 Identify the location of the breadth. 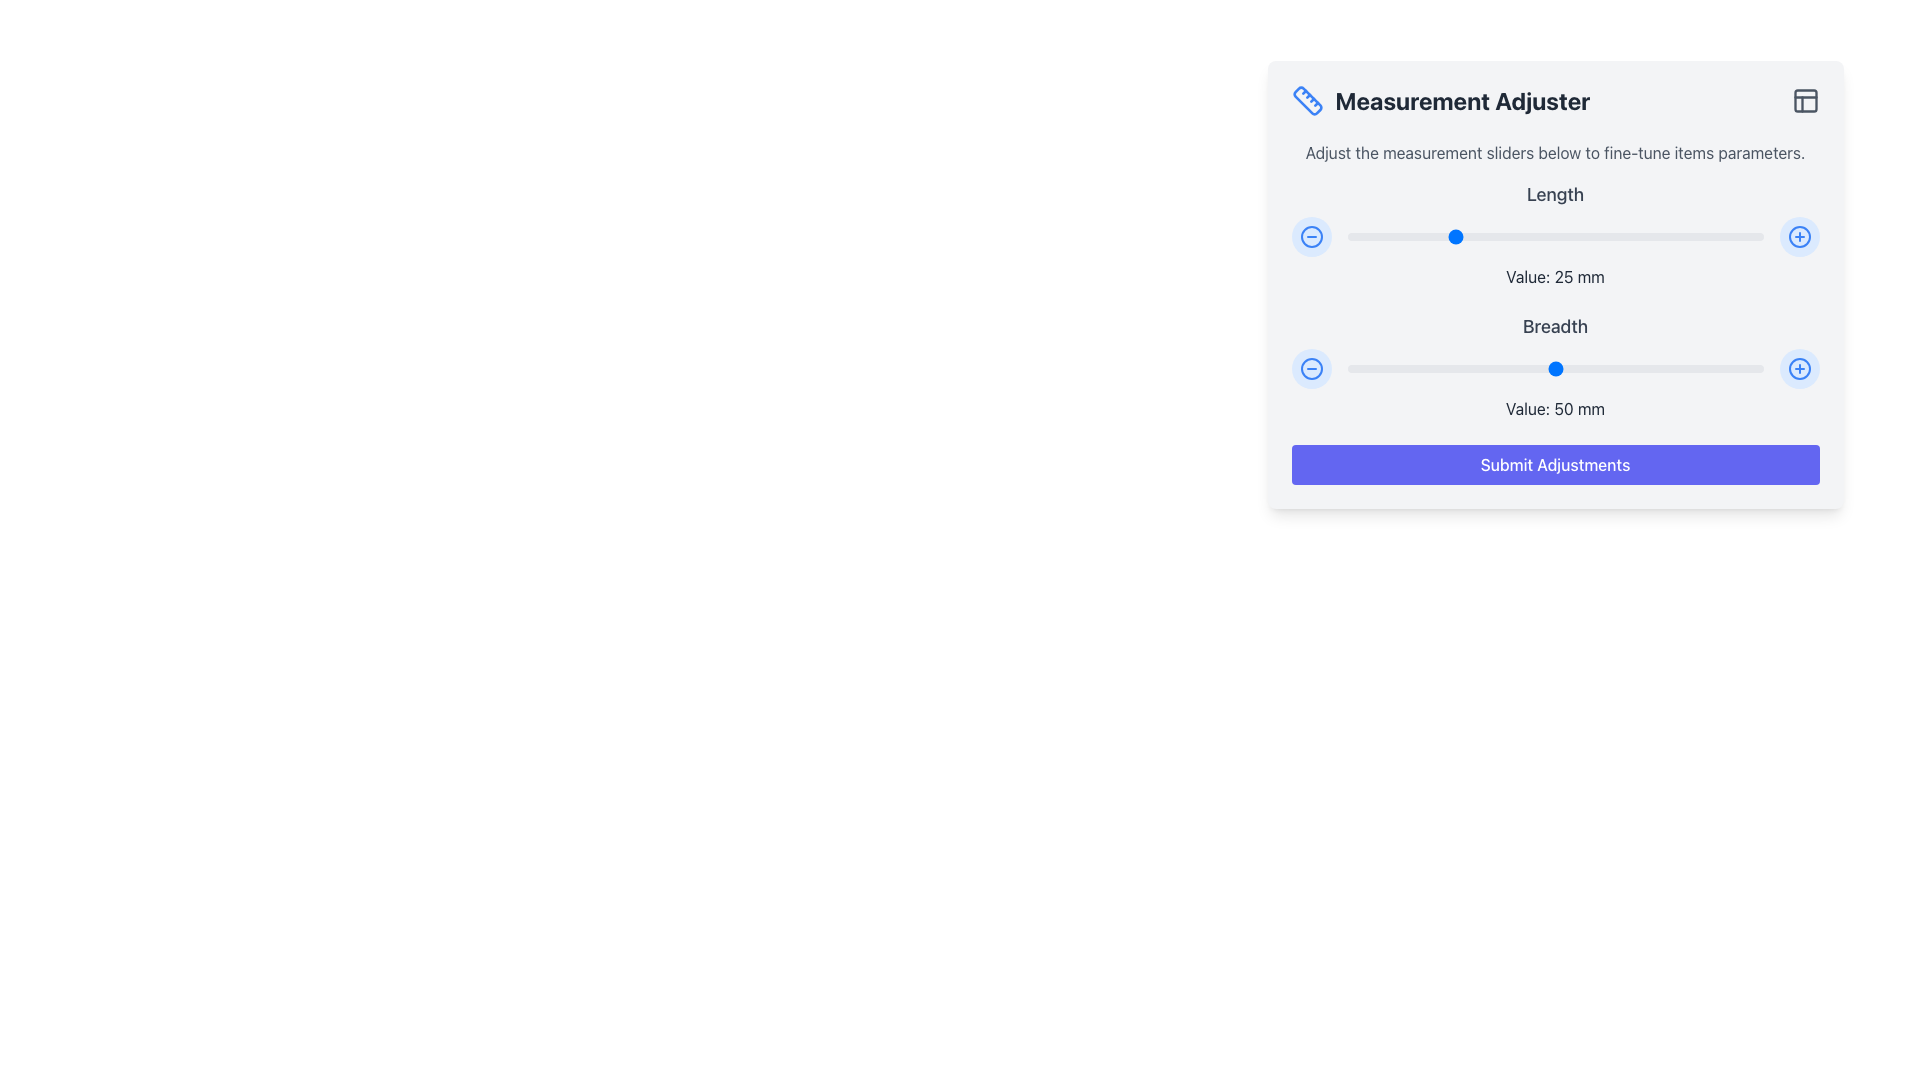
(1579, 369).